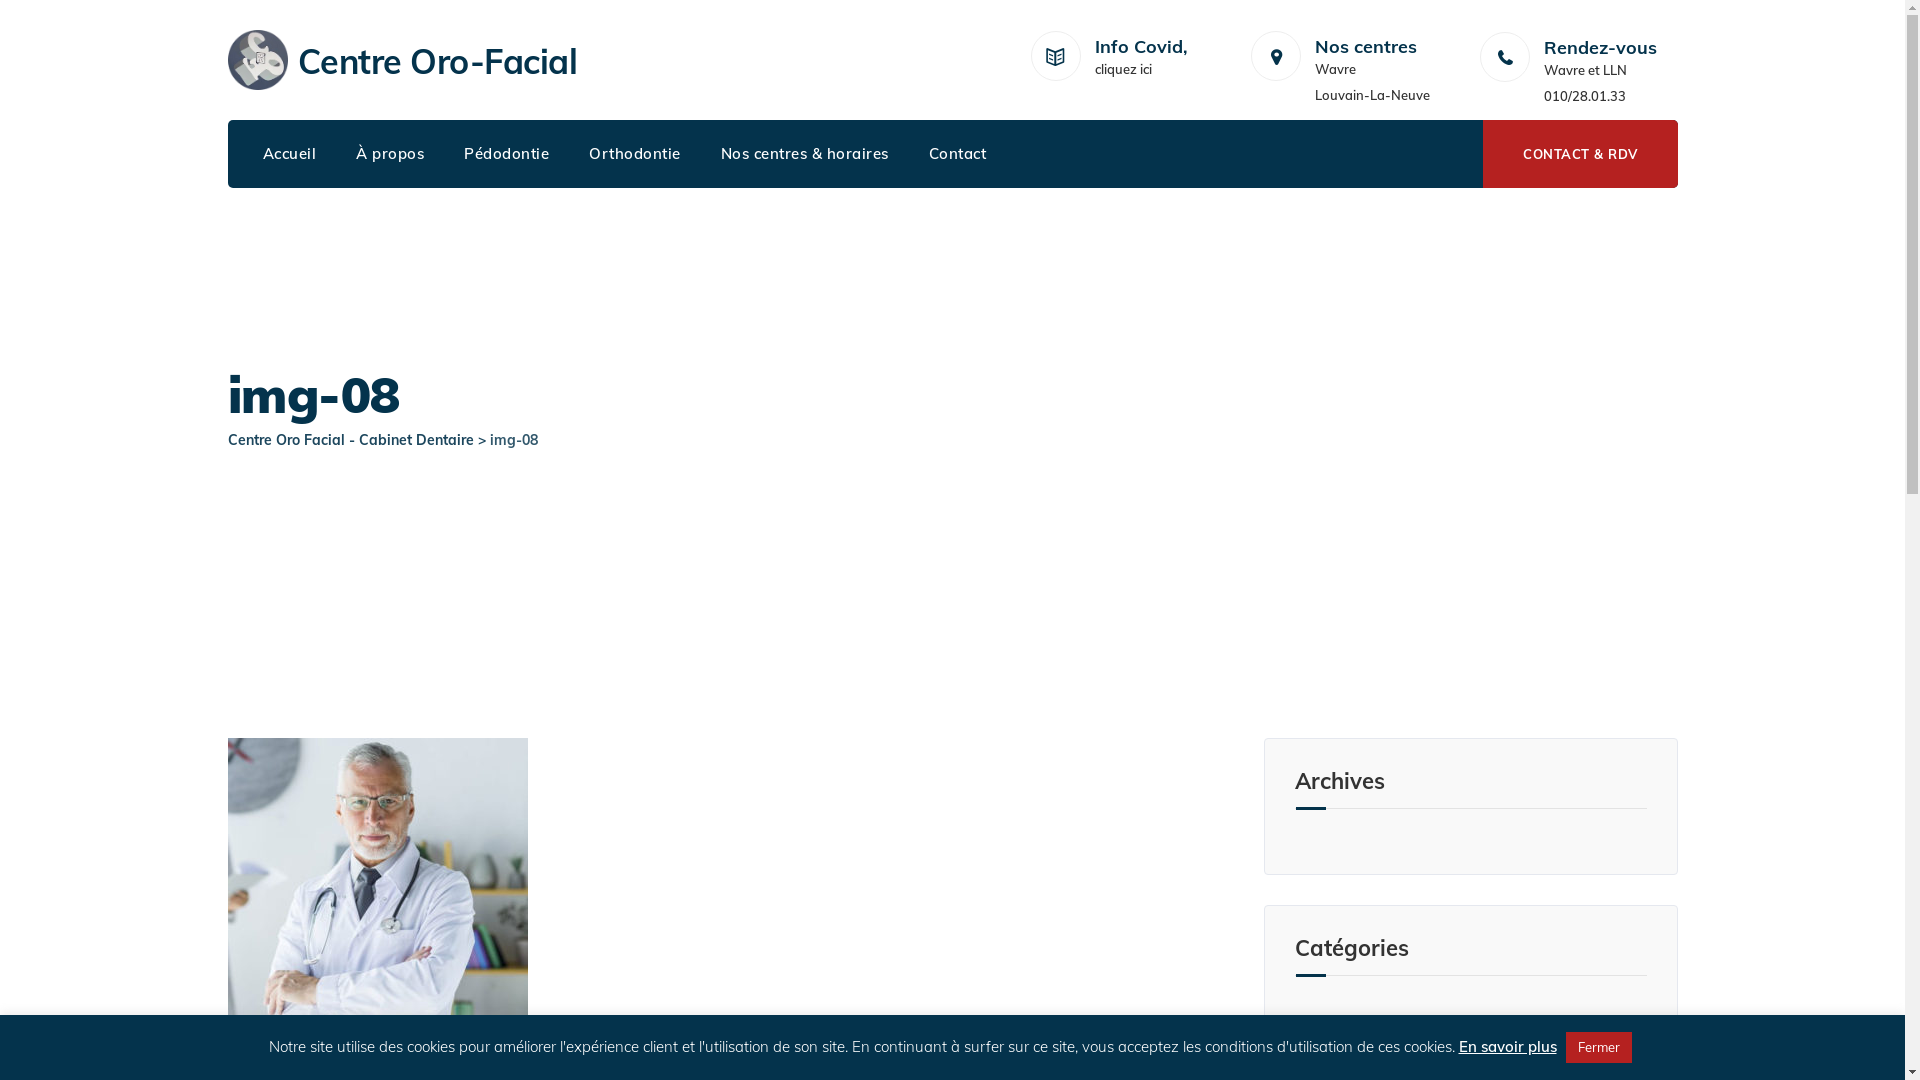 This screenshot has width=1920, height=1080. I want to click on 'Fermer', so click(1564, 1046).